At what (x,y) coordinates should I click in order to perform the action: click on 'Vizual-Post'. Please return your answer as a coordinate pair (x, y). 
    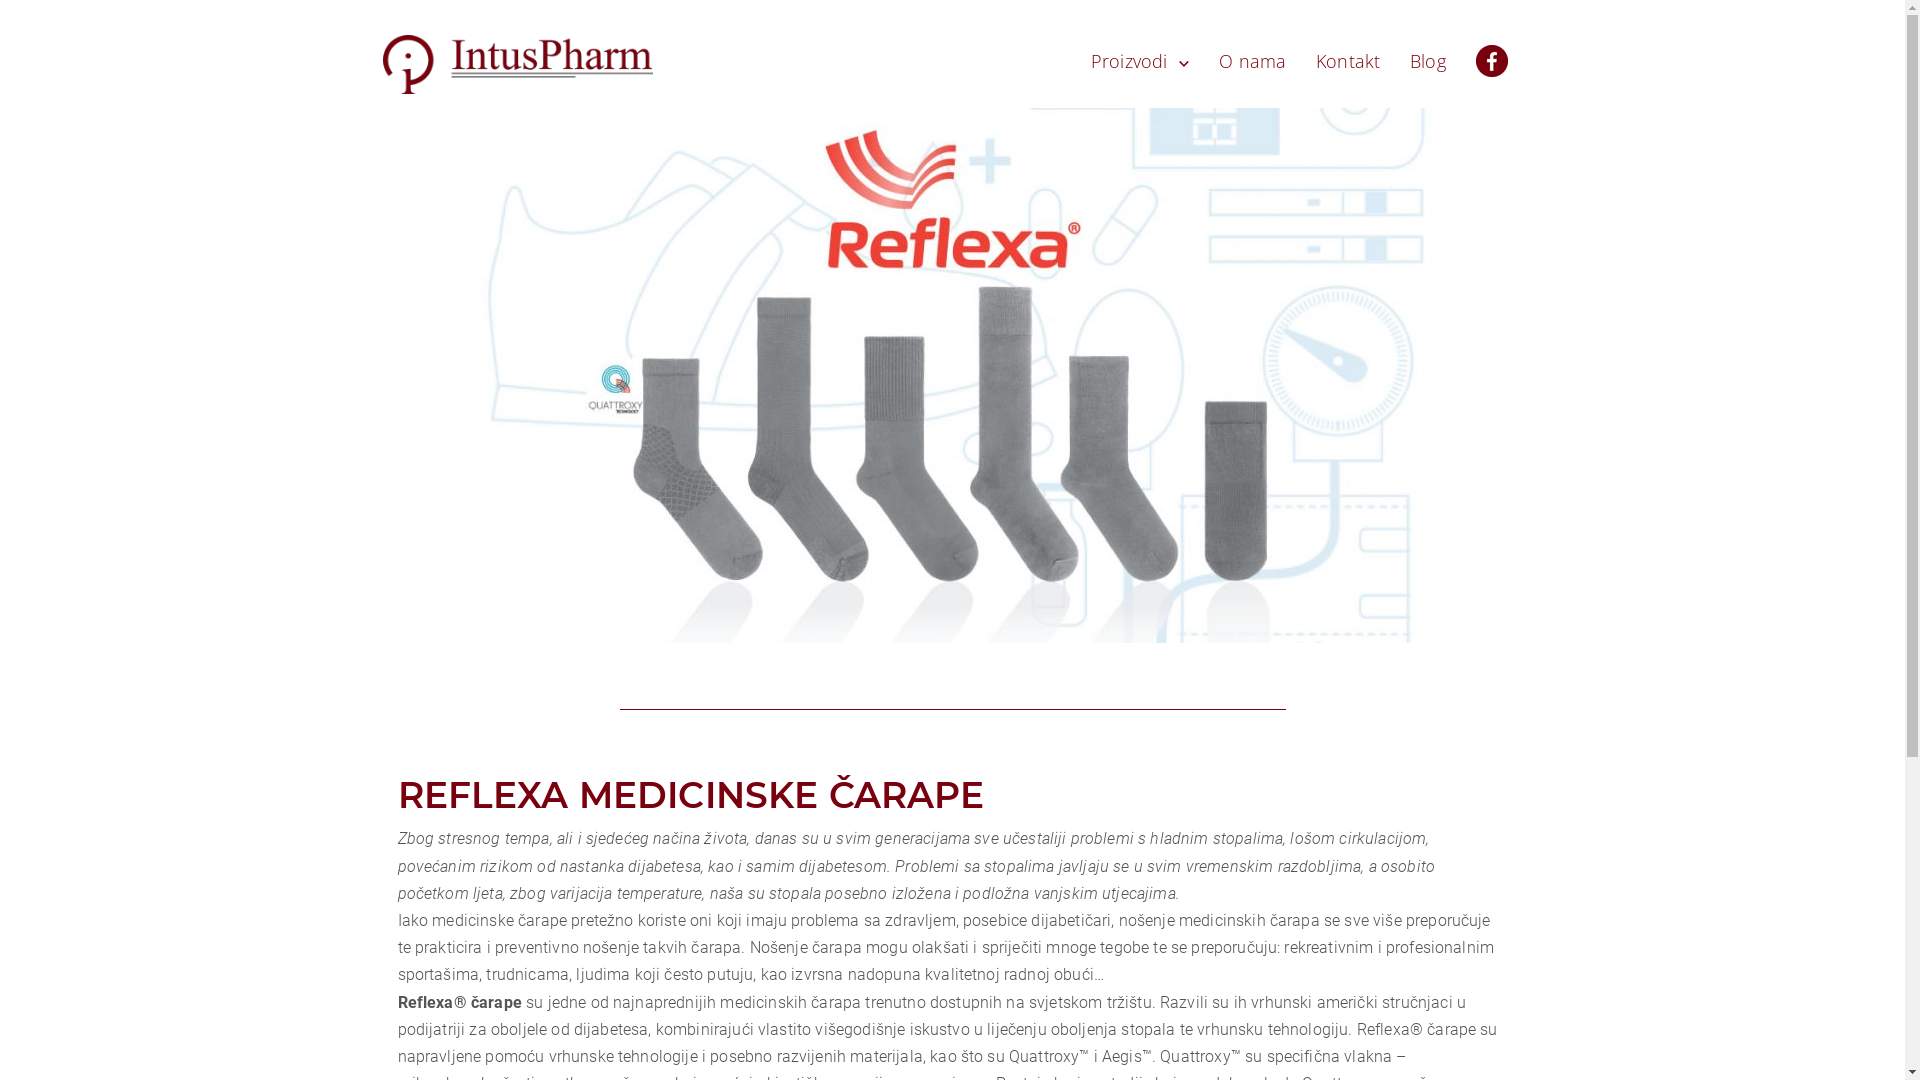
    Looking at the image, I should click on (950, 375).